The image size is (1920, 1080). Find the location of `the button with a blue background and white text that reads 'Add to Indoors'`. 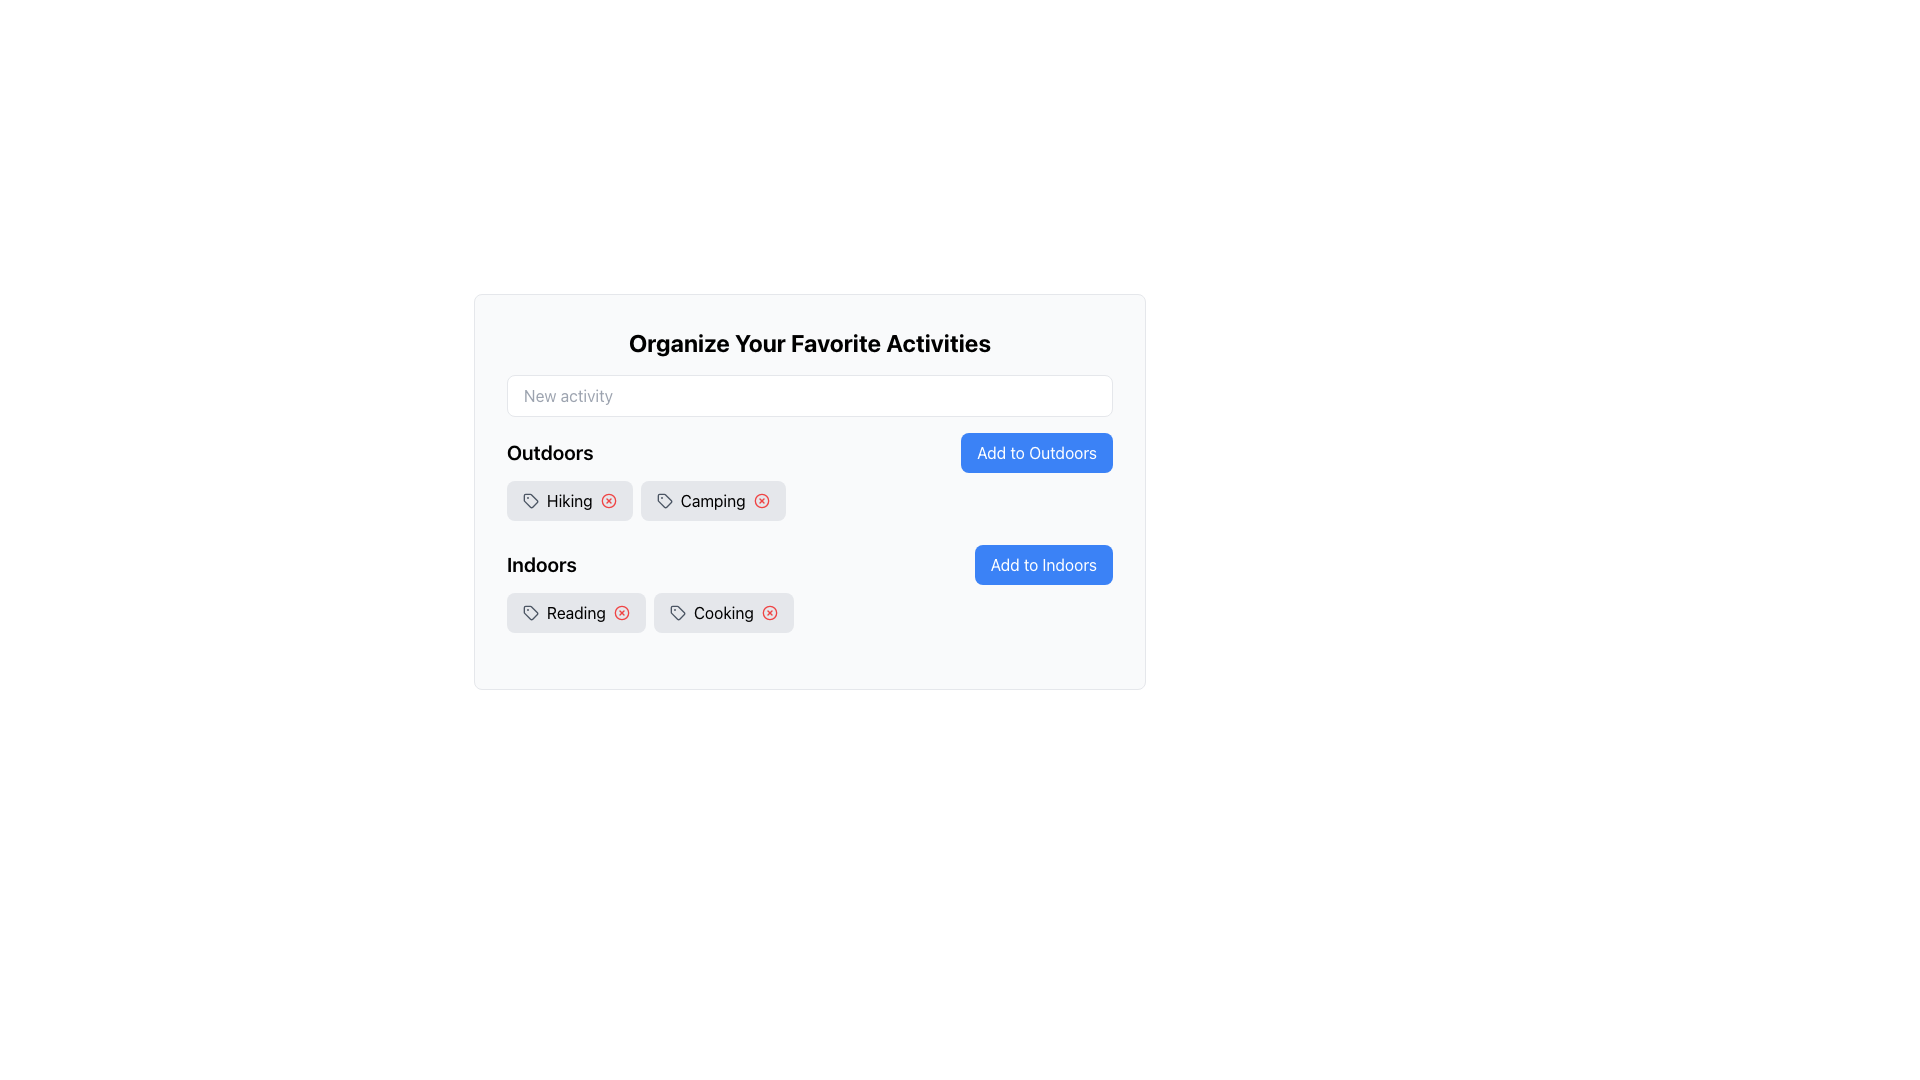

the button with a blue background and white text that reads 'Add to Indoors' is located at coordinates (1042, 564).